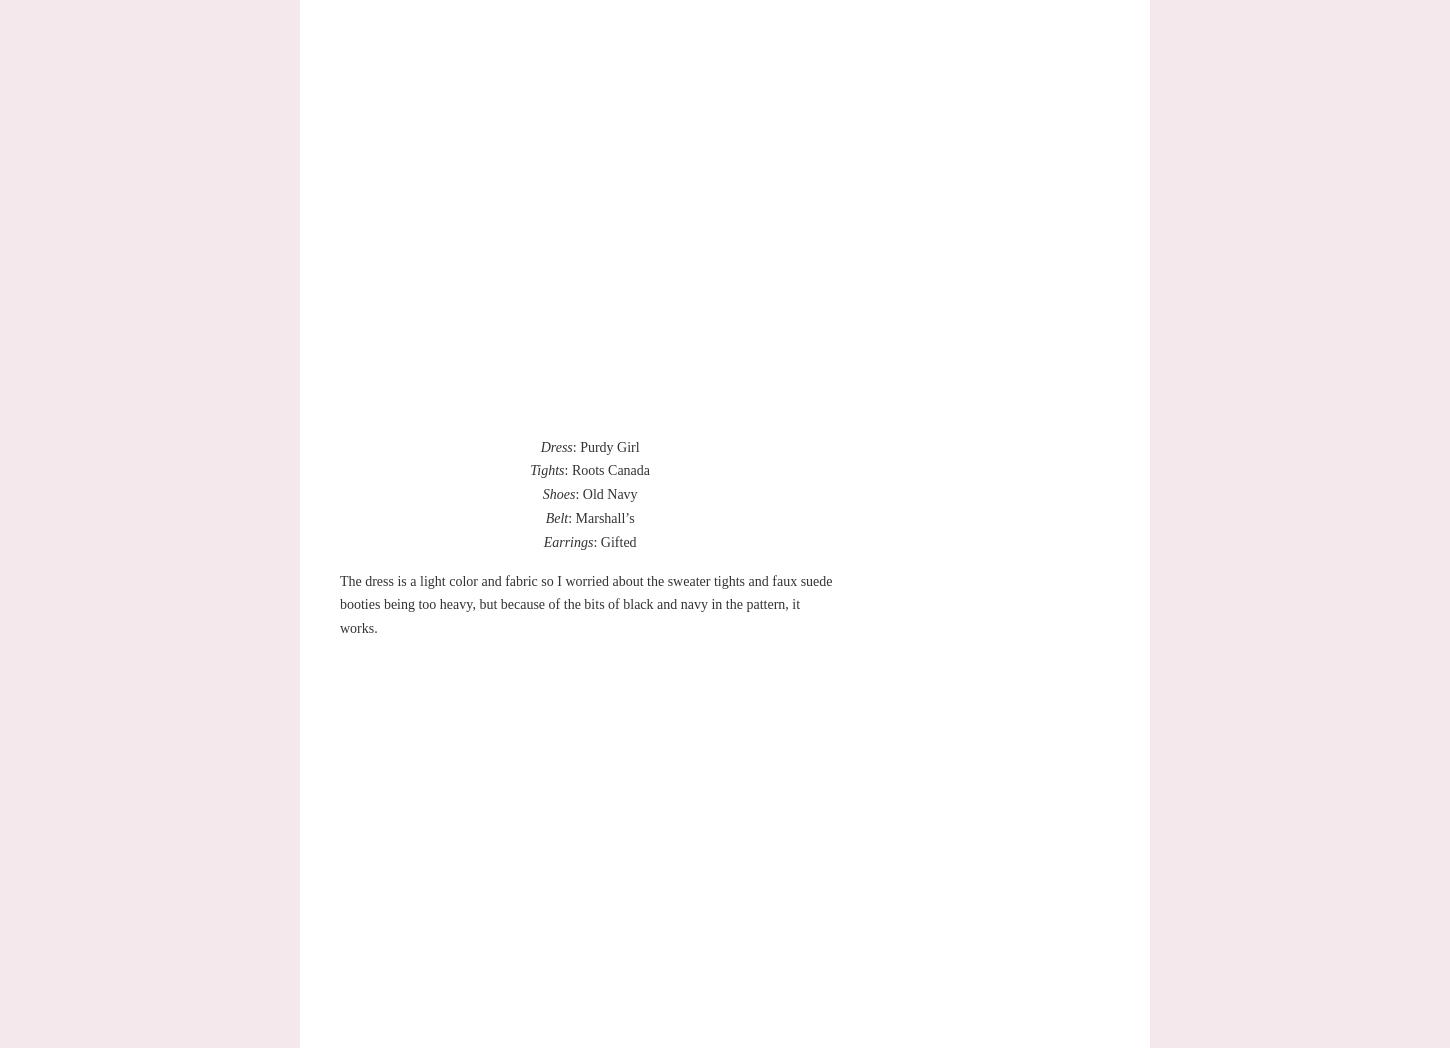 The height and width of the screenshot is (1048, 1450). Describe the element at coordinates (558, 494) in the screenshot. I see `'Shoes'` at that location.